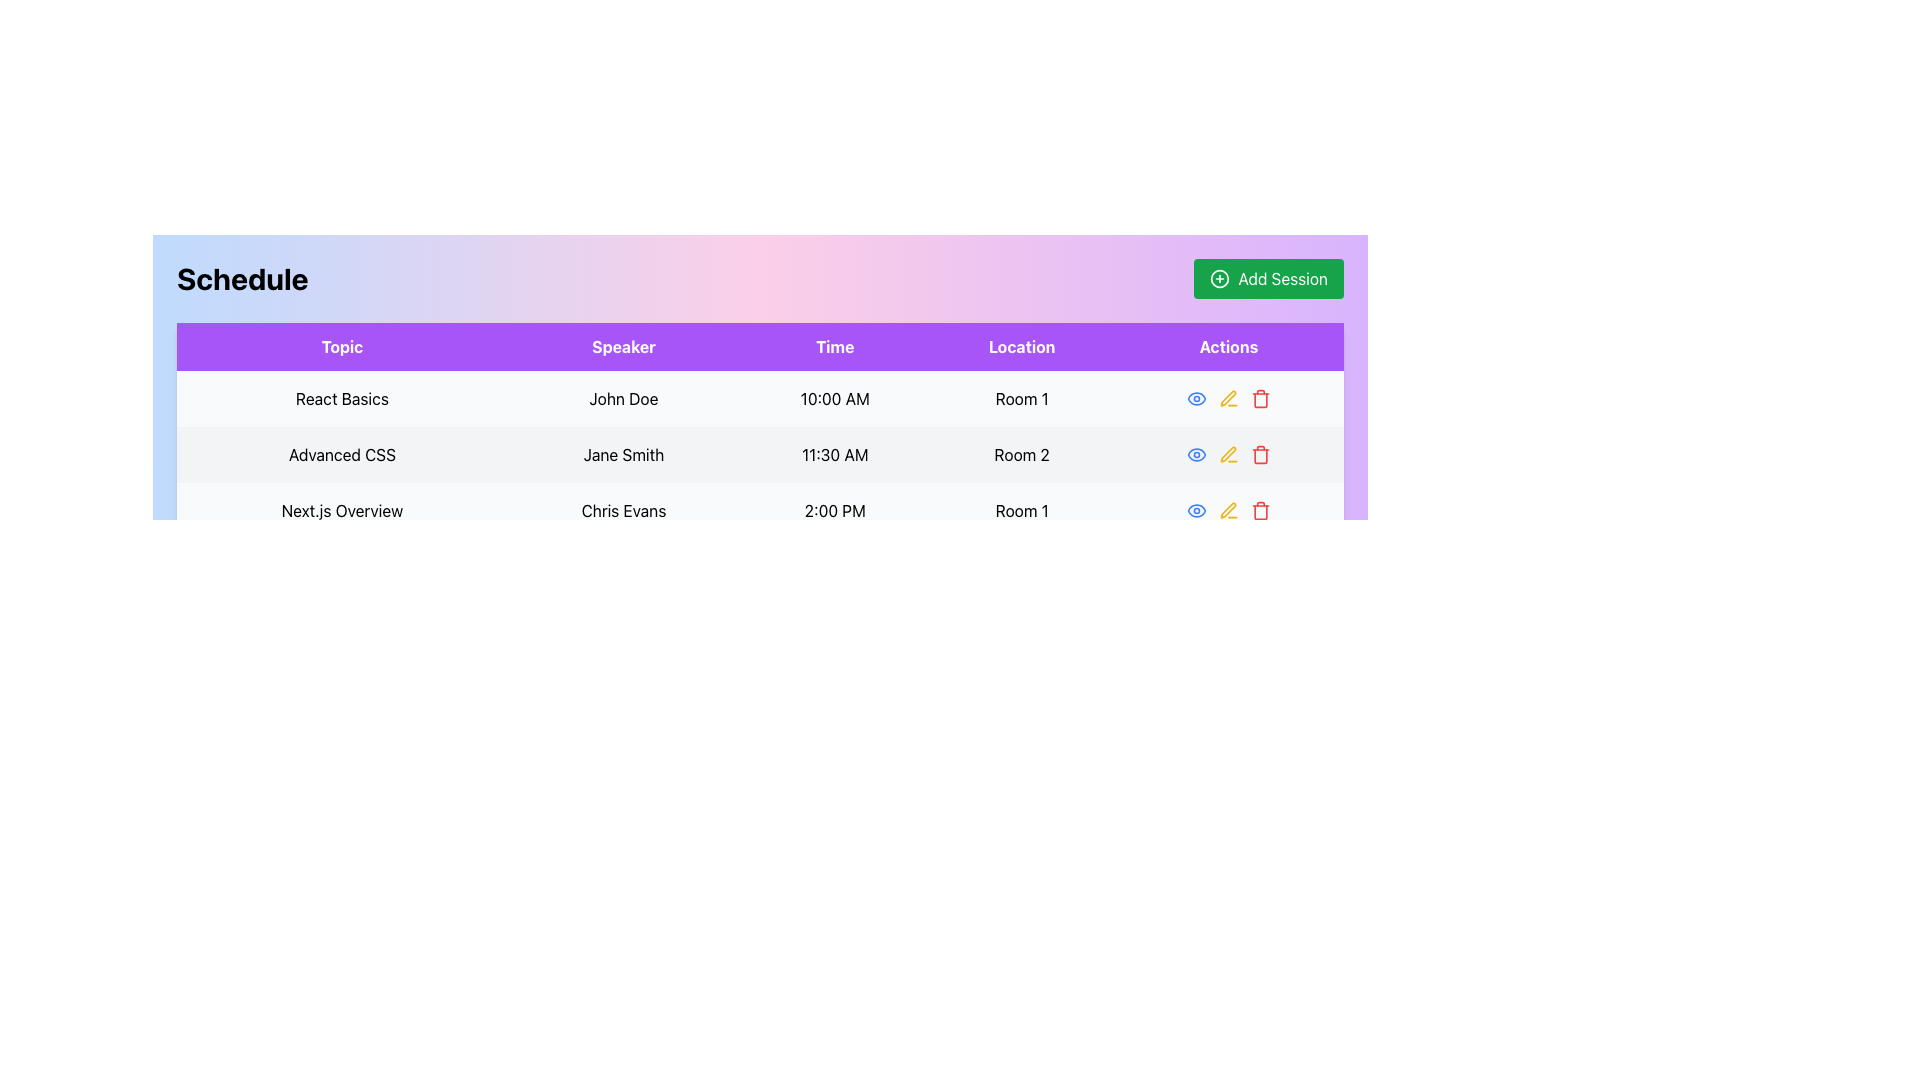 The height and width of the screenshot is (1080, 1920). I want to click on the blue eye icon in the Actions column of the schedule table for viewing the 'Next.js Overview' event, so click(1227, 509).